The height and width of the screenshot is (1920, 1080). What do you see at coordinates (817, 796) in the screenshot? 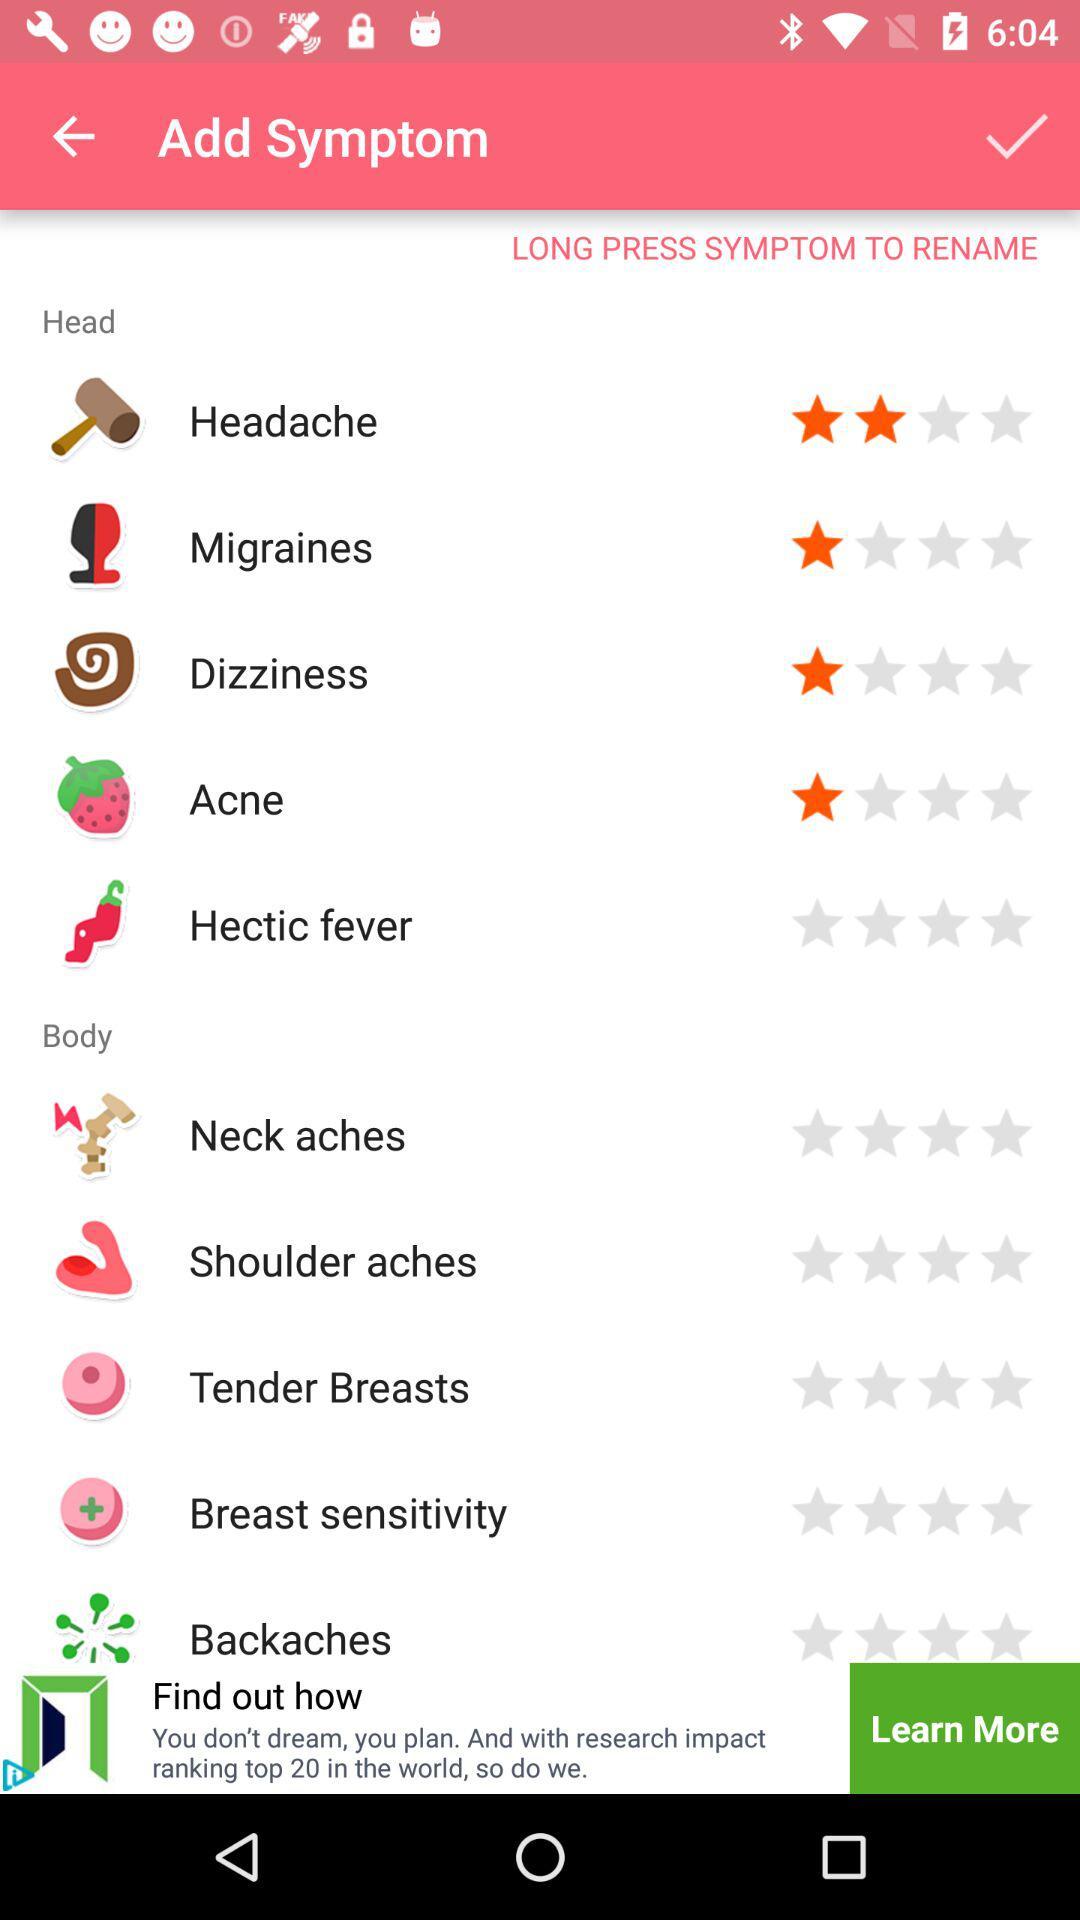
I see `star for star feedback of acne` at bounding box center [817, 796].